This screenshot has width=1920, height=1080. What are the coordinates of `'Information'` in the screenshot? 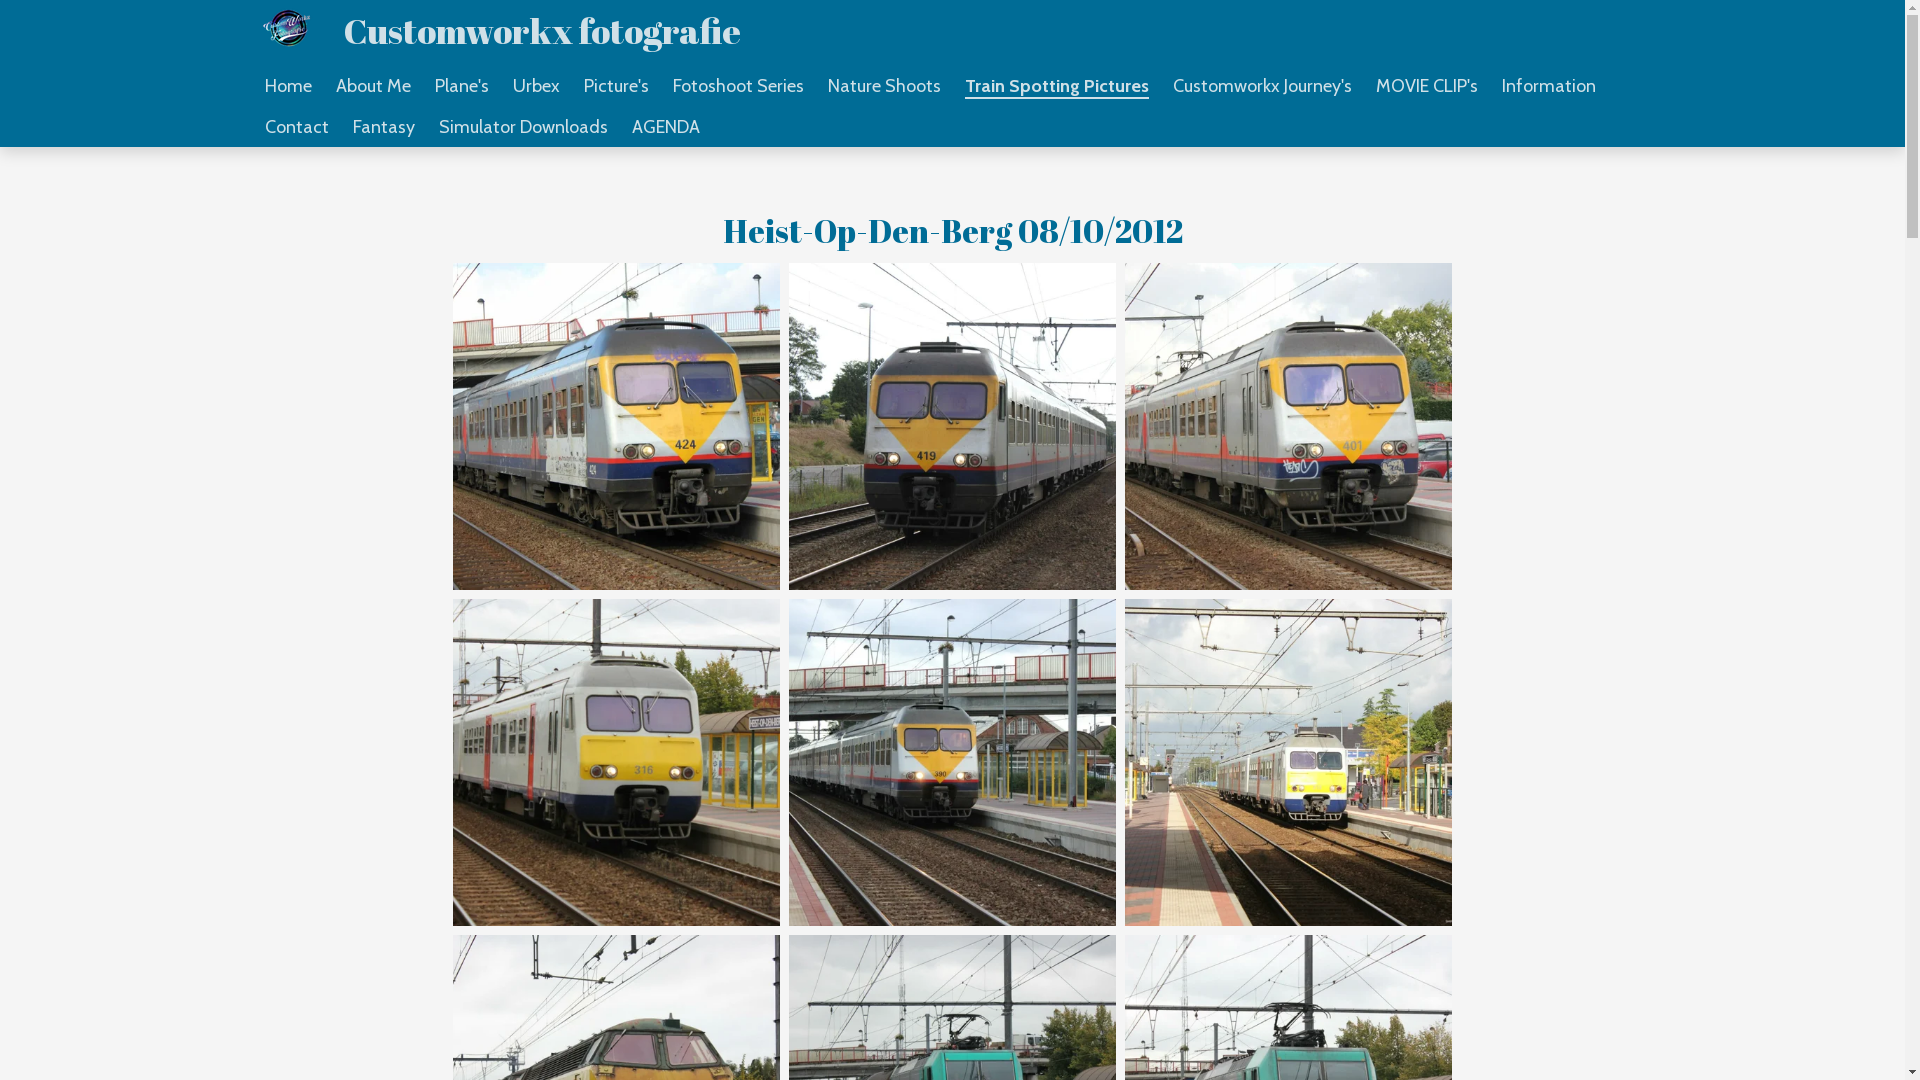 It's located at (1548, 84).